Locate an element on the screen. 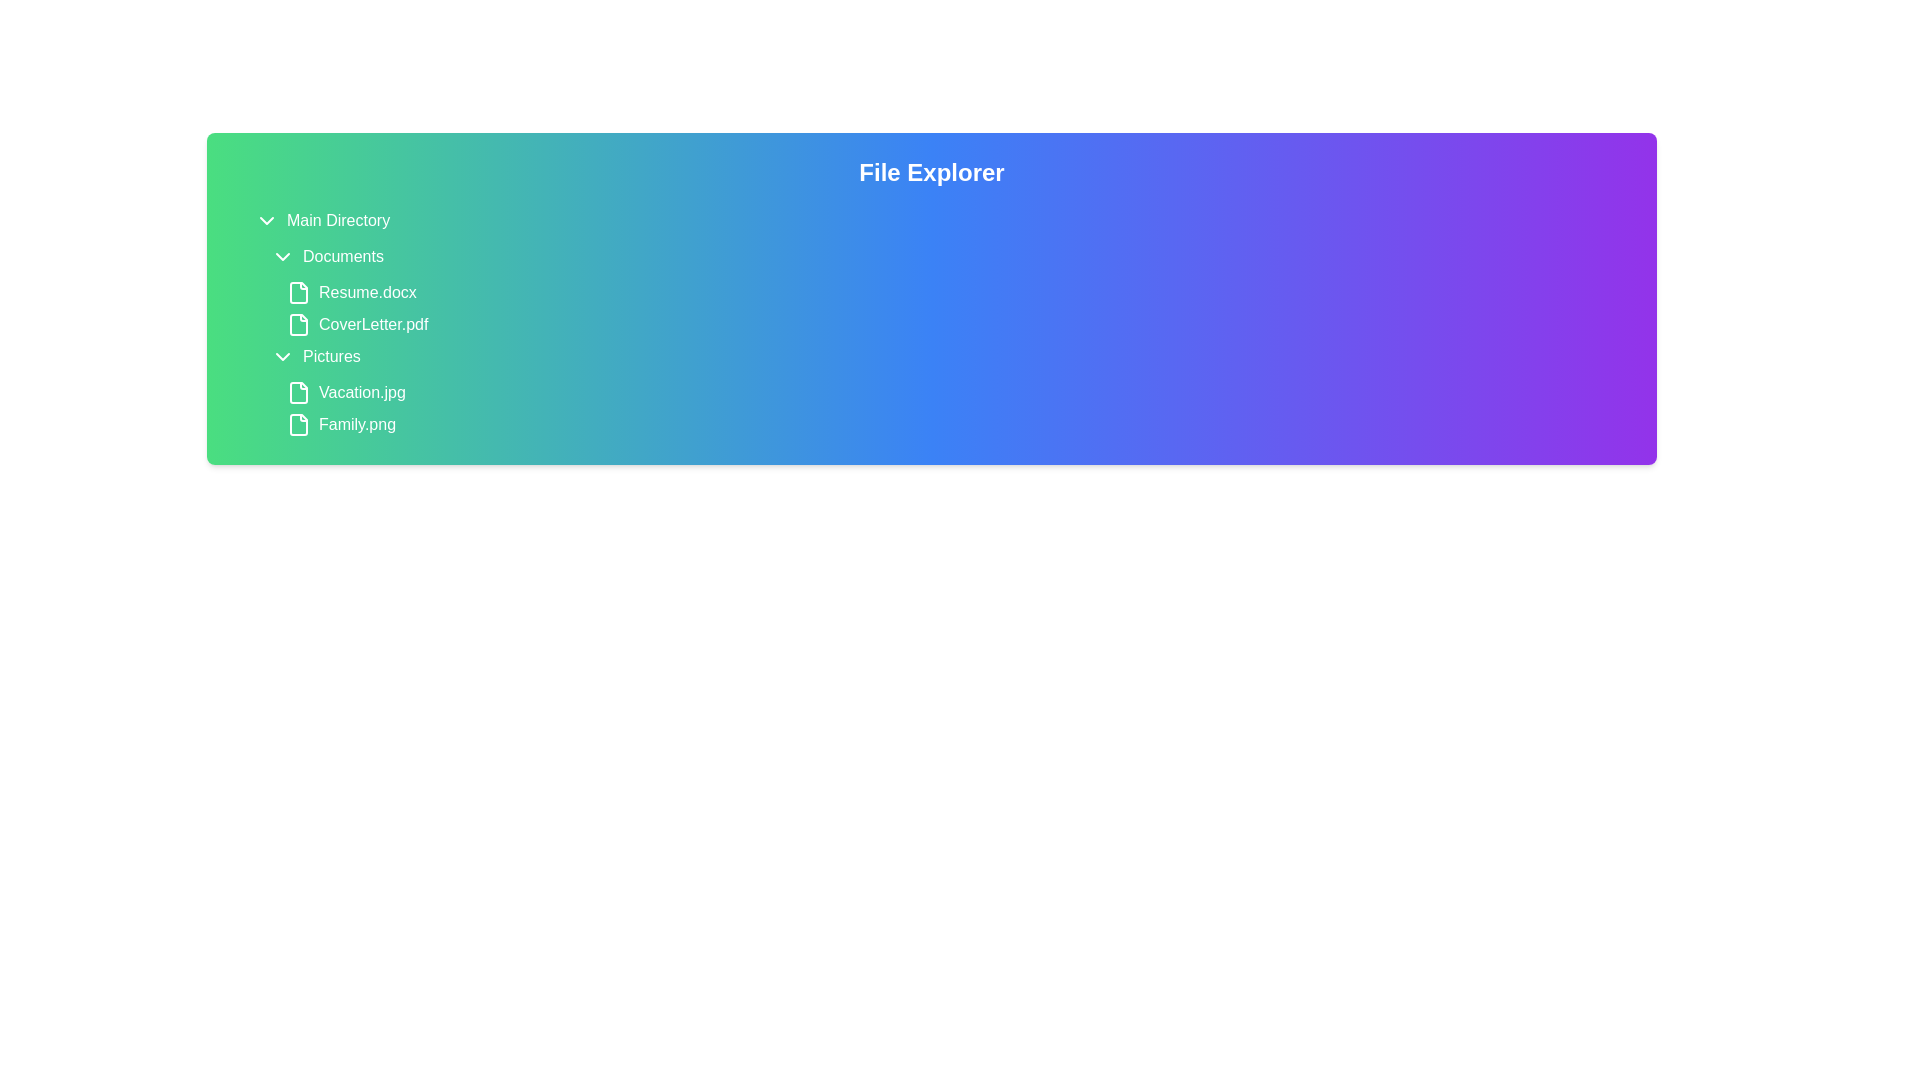 The width and height of the screenshot is (1920, 1080). the graphical icon representing the file 'Vacation.jpg' located in the 'Pictures' folder is located at coordinates (297, 393).